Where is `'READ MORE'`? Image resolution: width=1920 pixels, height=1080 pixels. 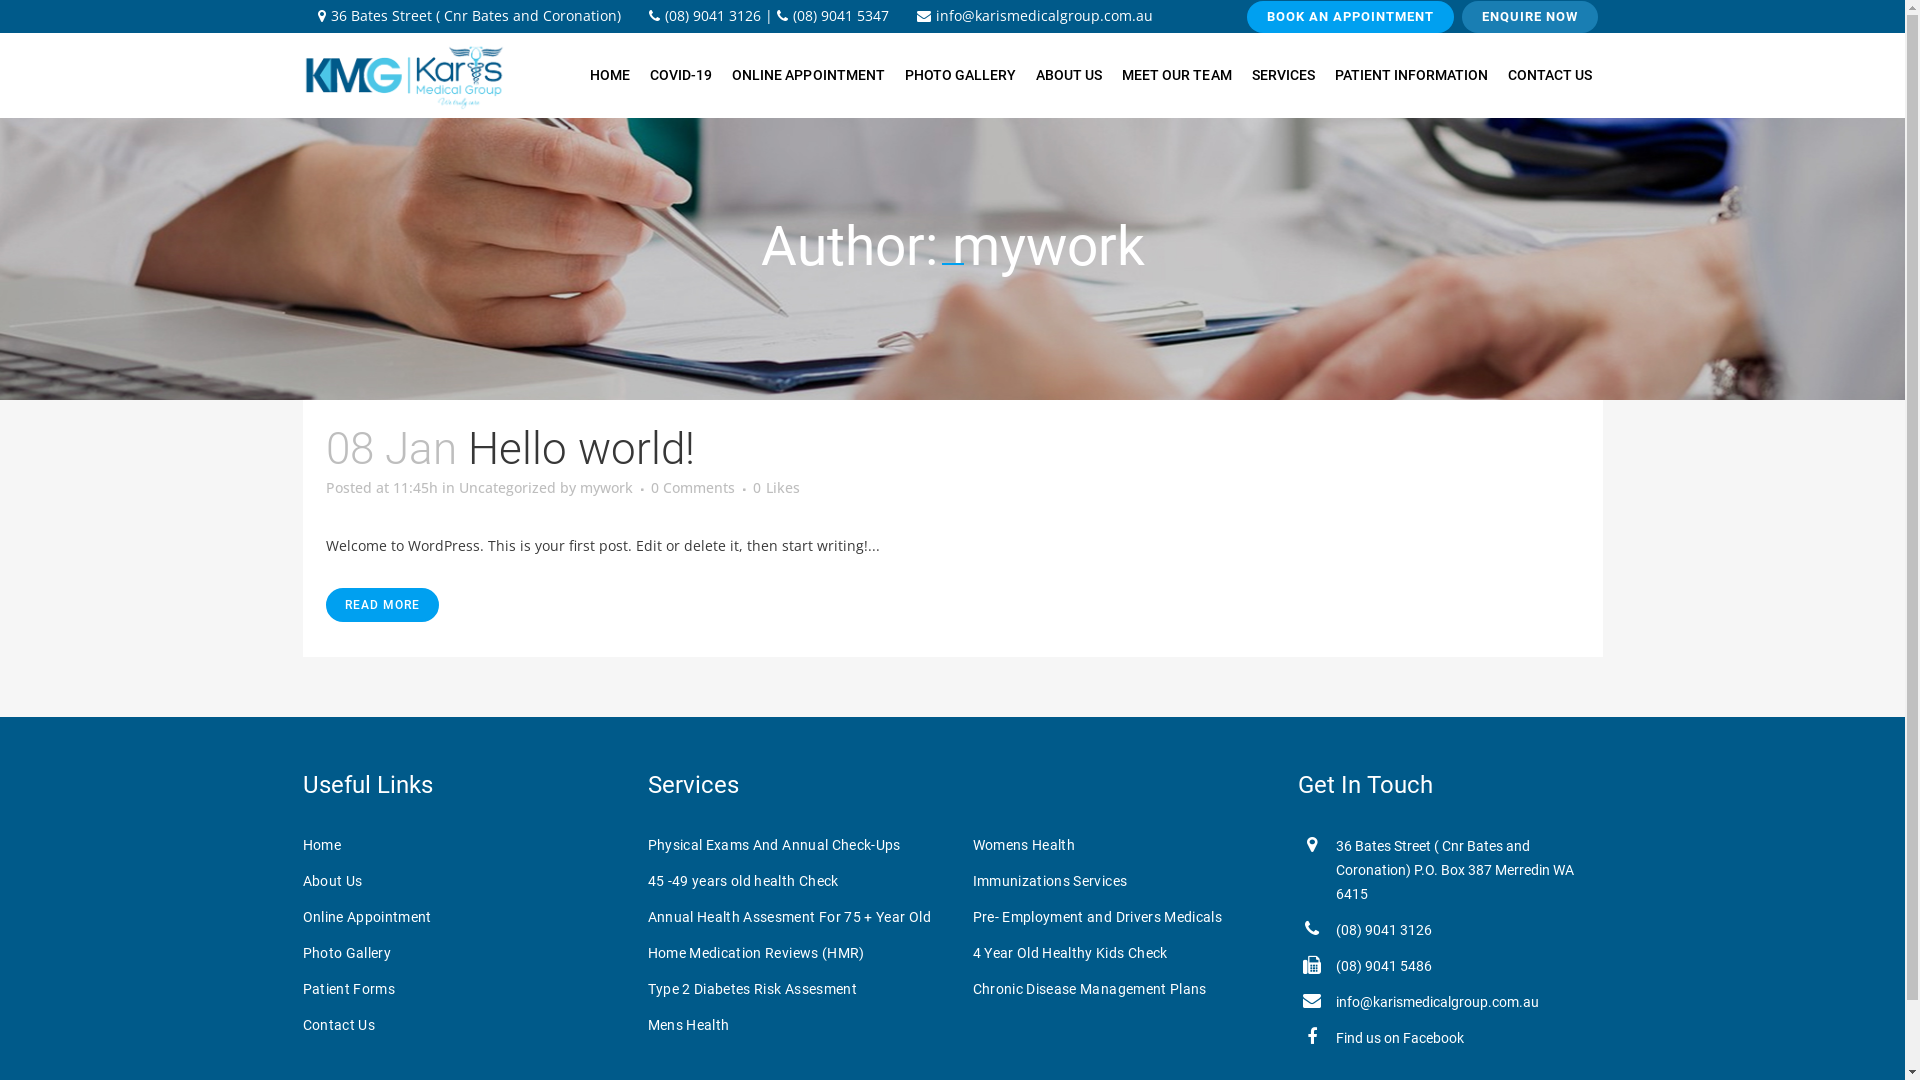
'READ MORE' is located at coordinates (382, 604).